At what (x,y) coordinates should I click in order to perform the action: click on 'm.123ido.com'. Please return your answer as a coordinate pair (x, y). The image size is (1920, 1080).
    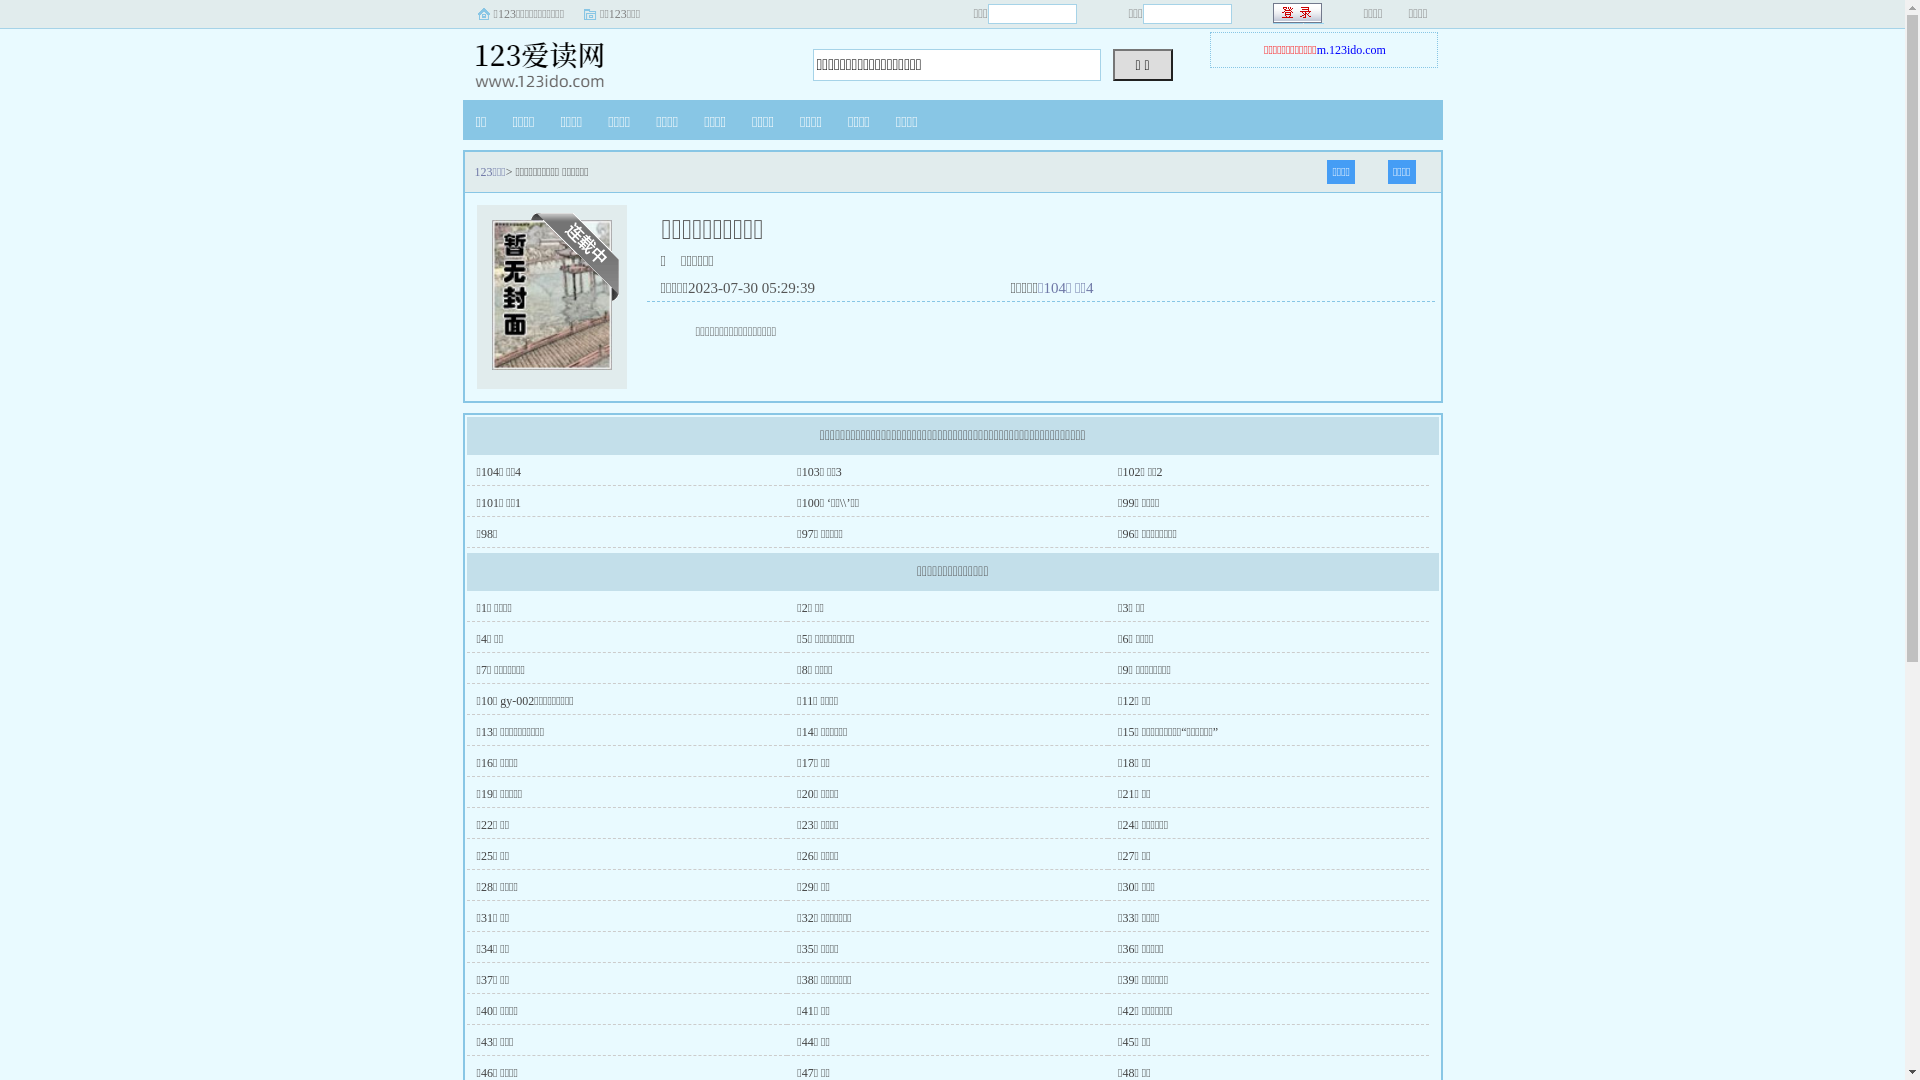
    Looking at the image, I should click on (1351, 49).